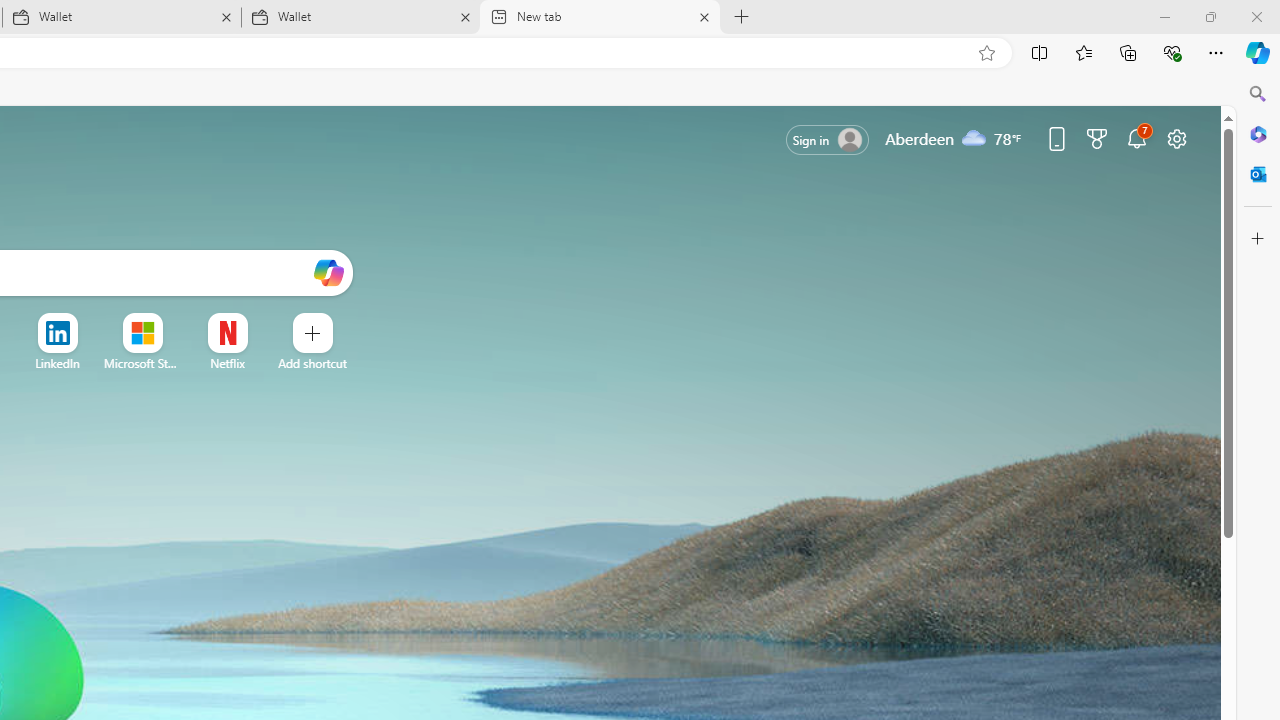 The width and height of the screenshot is (1280, 720). What do you see at coordinates (1257, 94) in the screenshot?
I see `'Search'` at bounding box center [1257, 94].